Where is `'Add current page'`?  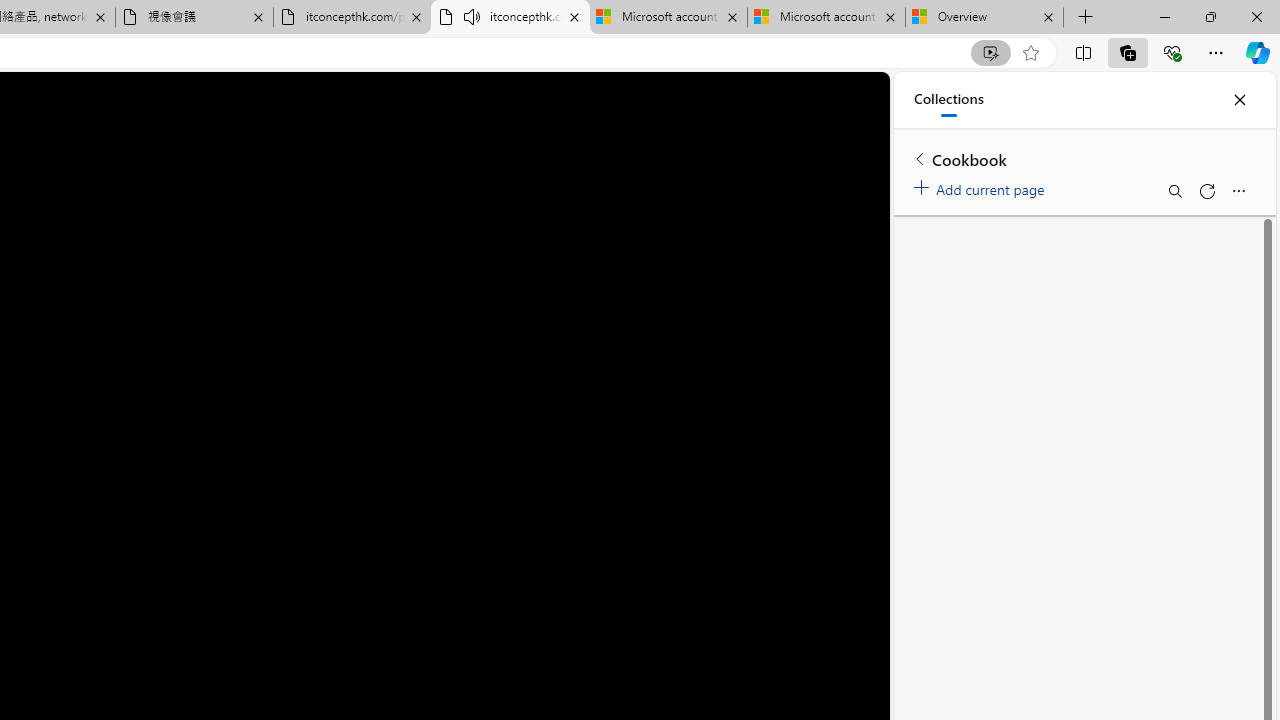
'Add current page' is located at coordinates (983, 186).